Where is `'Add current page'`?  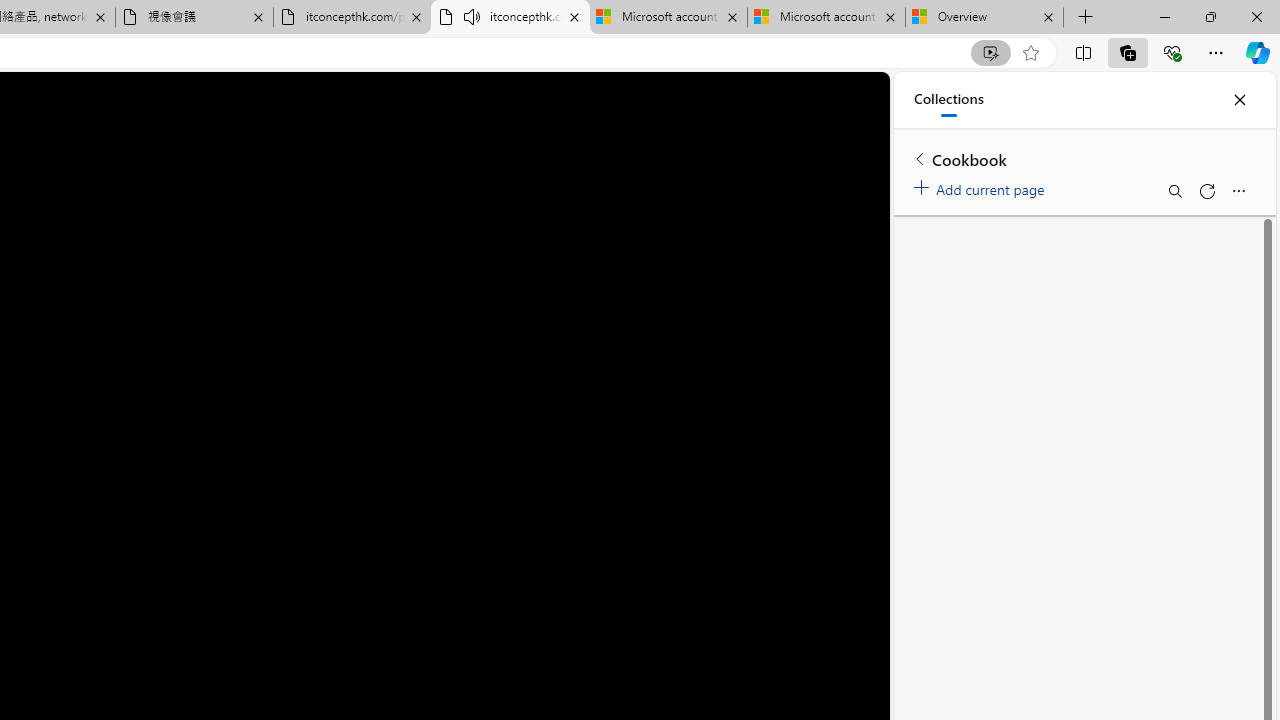
'Add current page' is located at coordinates (983, 186).